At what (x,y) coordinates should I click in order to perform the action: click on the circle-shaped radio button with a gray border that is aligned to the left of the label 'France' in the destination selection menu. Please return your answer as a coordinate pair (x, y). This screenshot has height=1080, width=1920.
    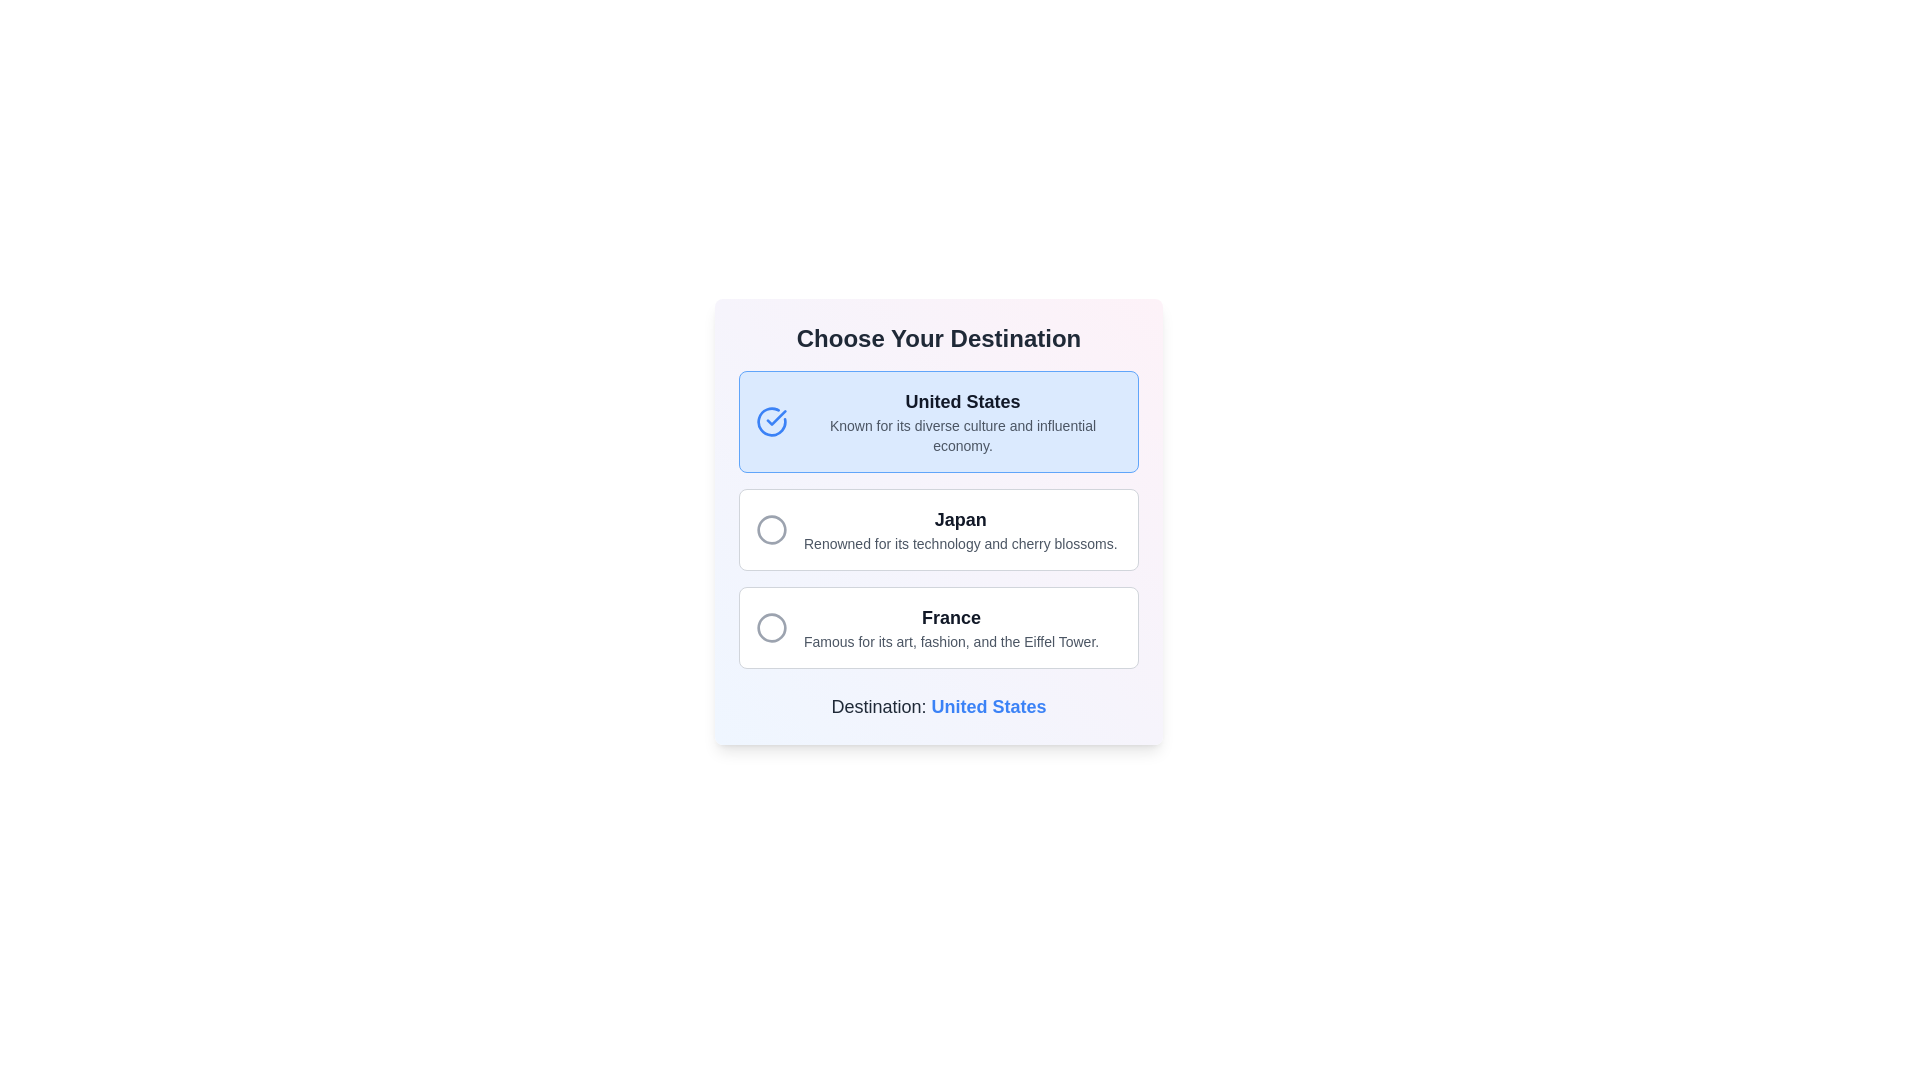
    Looking at the image, I should click on (771, 627).